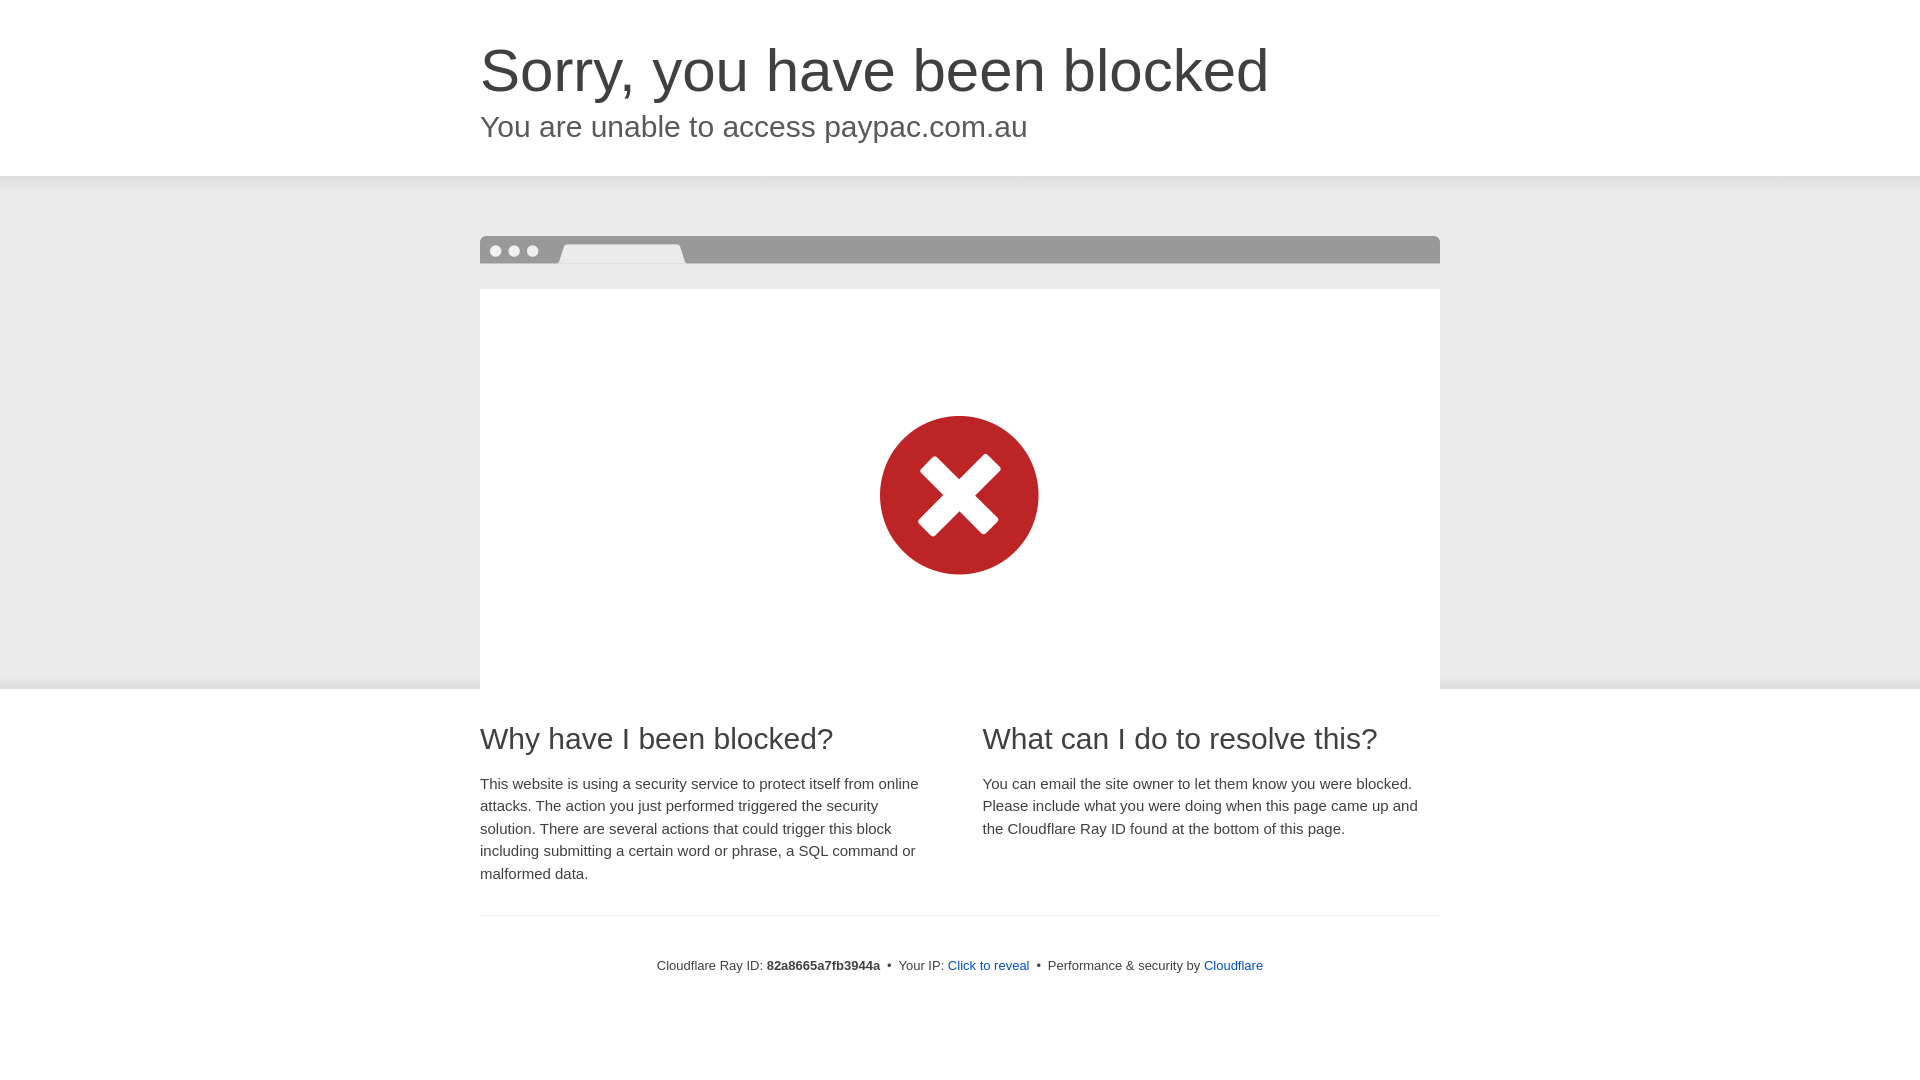  I want to click on 'Cloudflare', so click(1232, 964).